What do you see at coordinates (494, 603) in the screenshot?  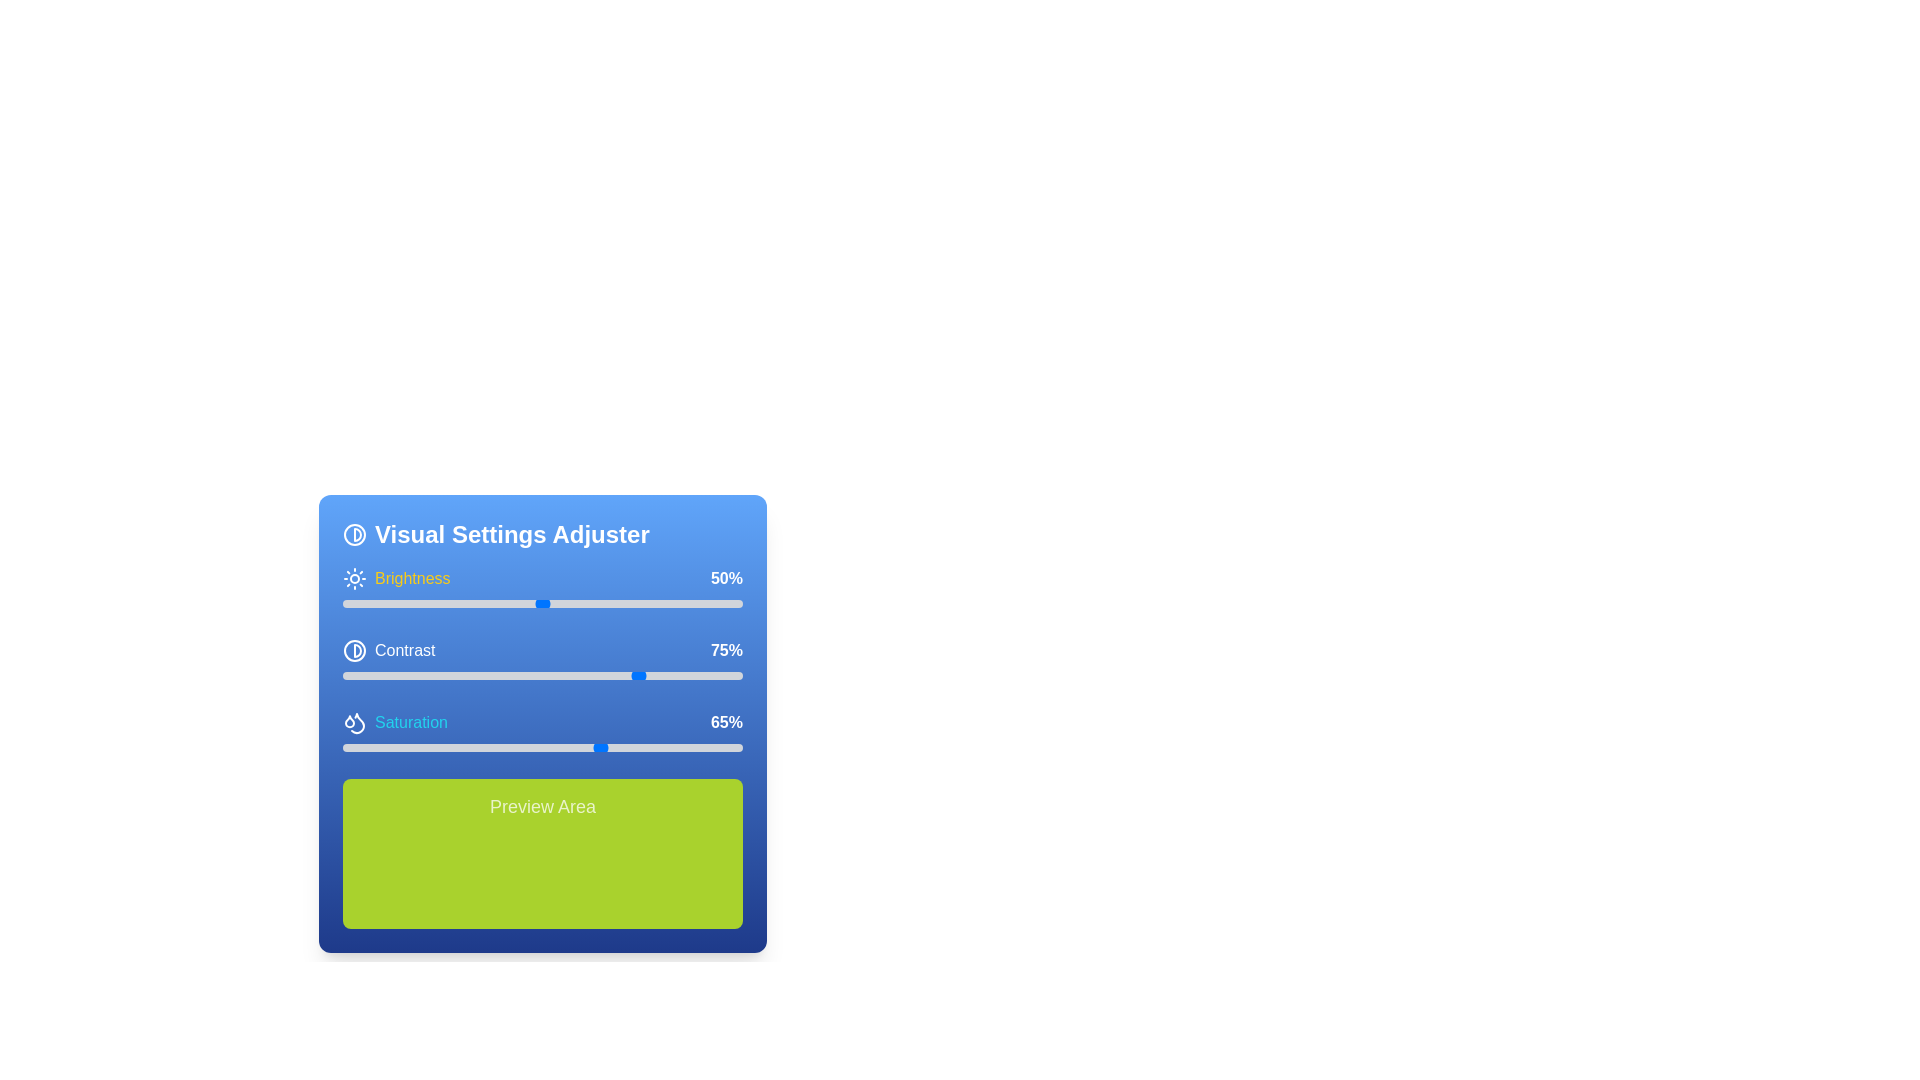 I see `the brightness level` at bounding box center [494, 603].